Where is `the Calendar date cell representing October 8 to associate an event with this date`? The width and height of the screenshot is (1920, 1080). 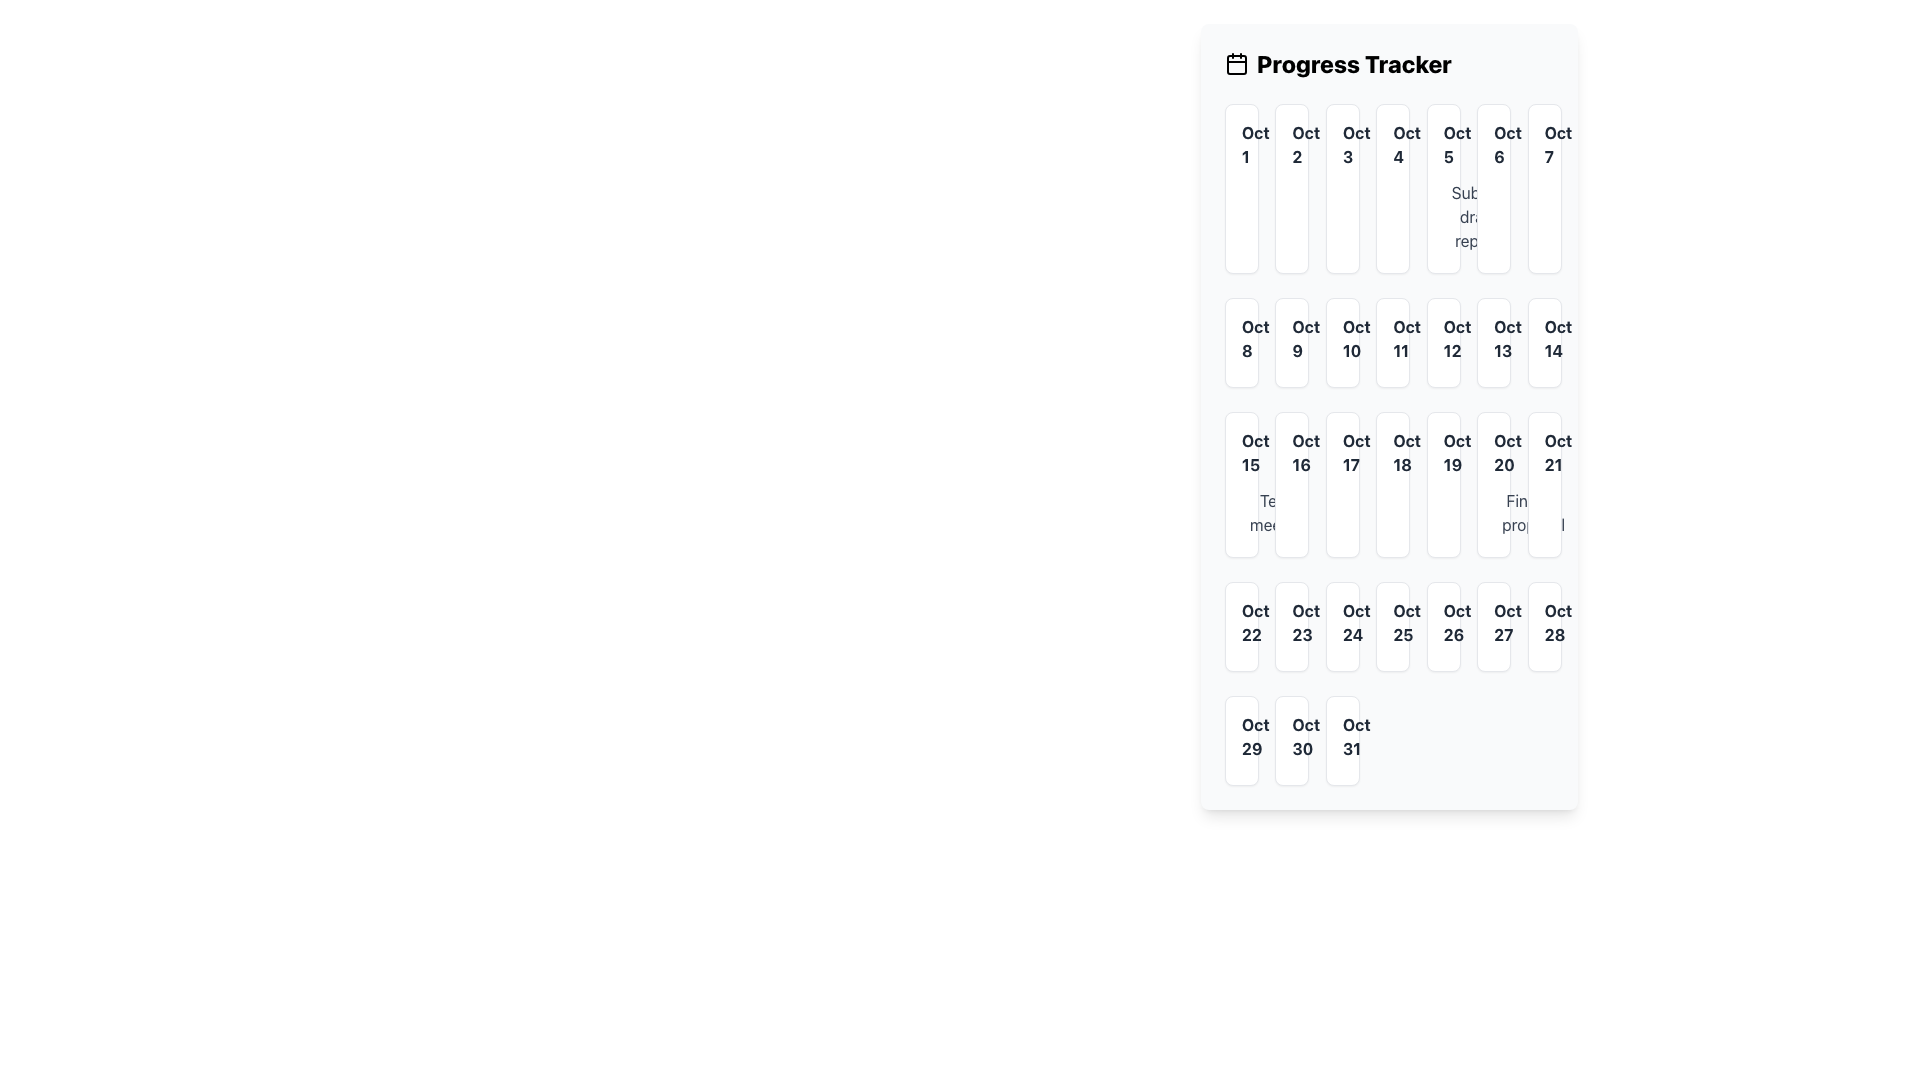
the Calendar date cell representing October 8 to associate an event with this date is located at coordinates (1241, 342).